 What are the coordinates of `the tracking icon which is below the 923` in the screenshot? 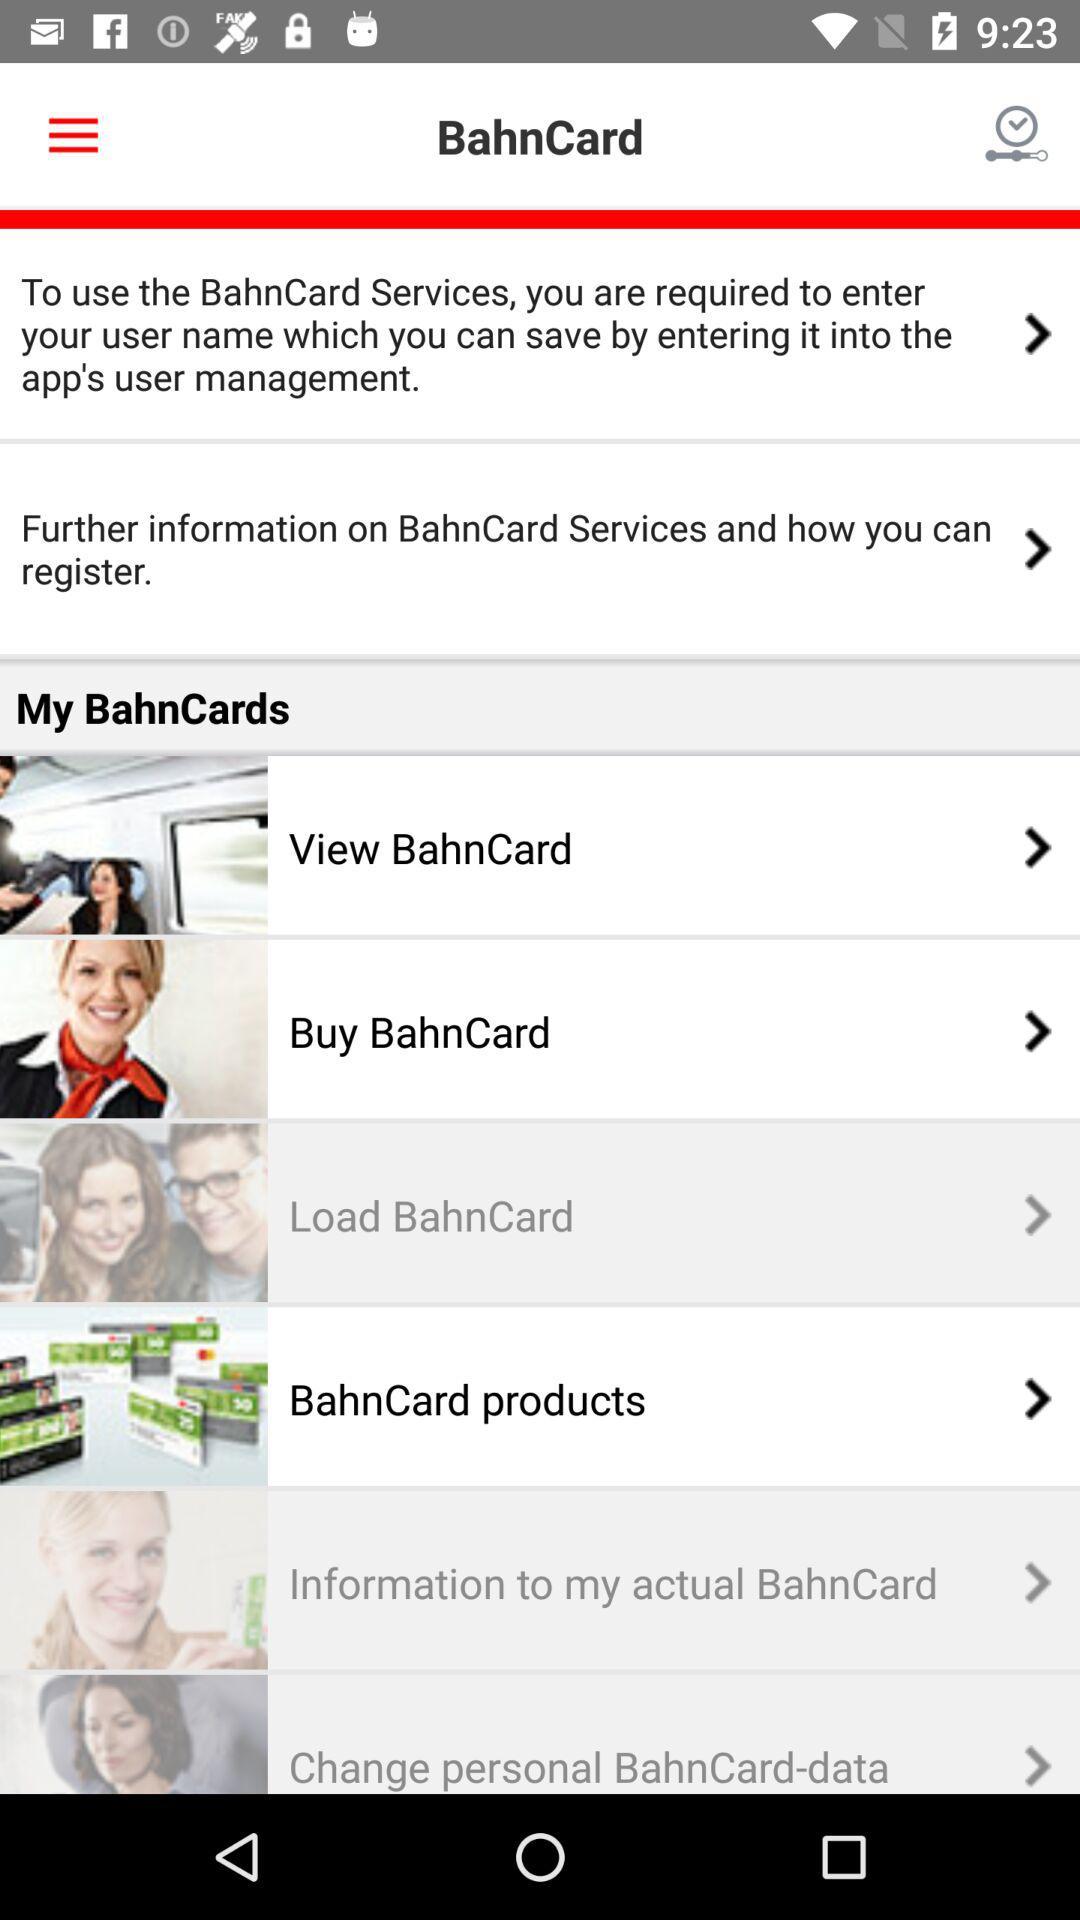 It's located at (1017, 136).